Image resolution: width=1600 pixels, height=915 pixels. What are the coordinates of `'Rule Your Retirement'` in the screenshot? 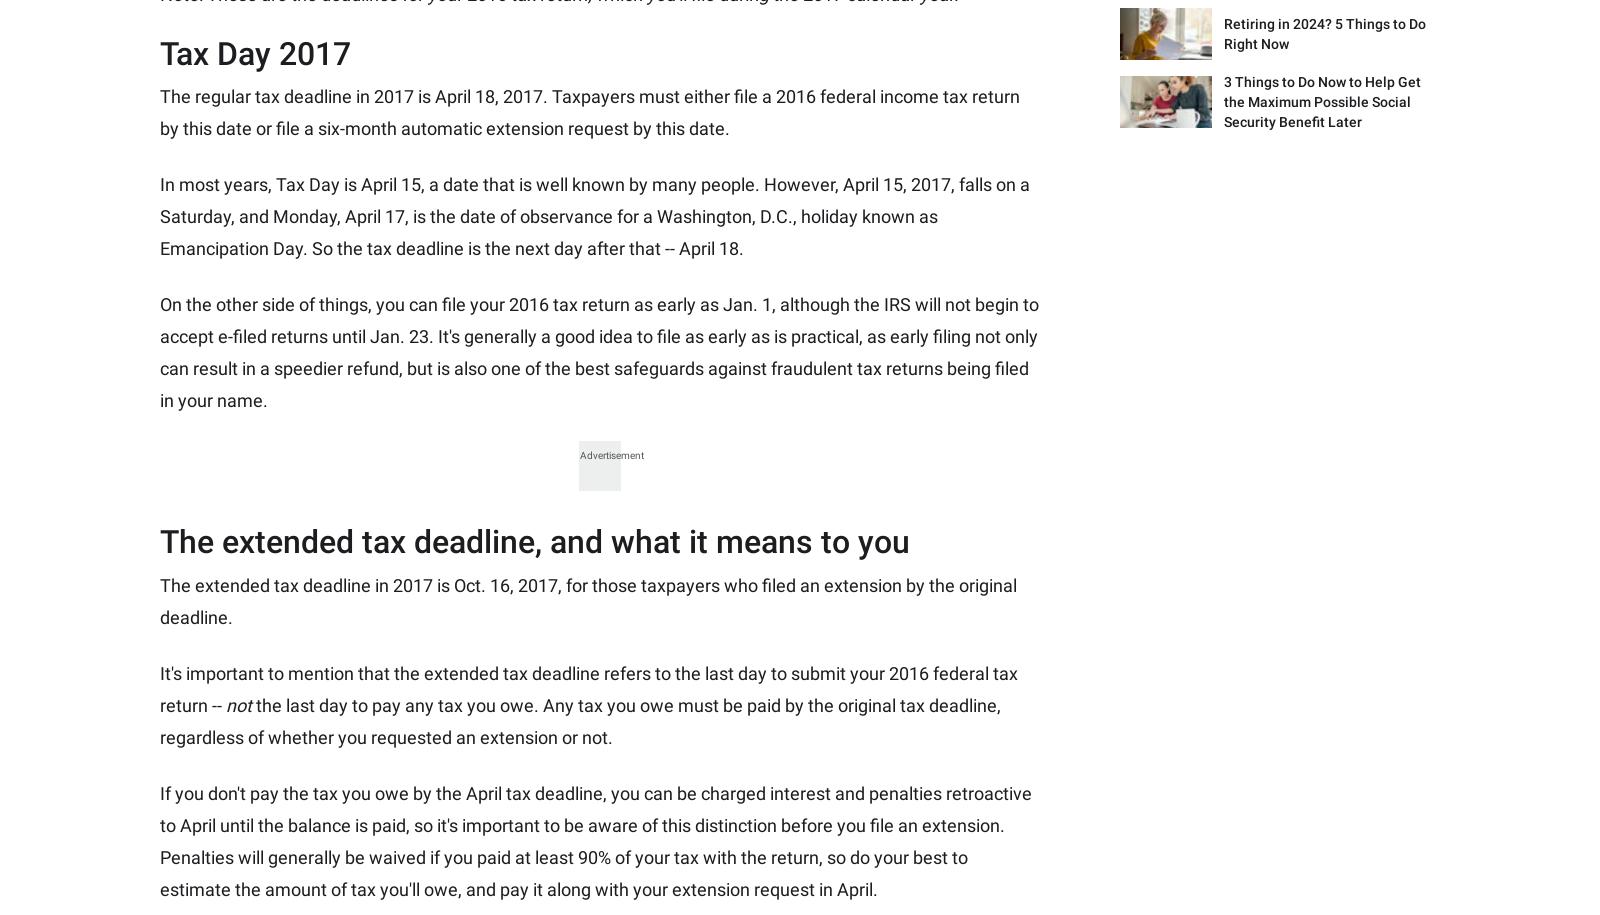 It's located at (764, 307).